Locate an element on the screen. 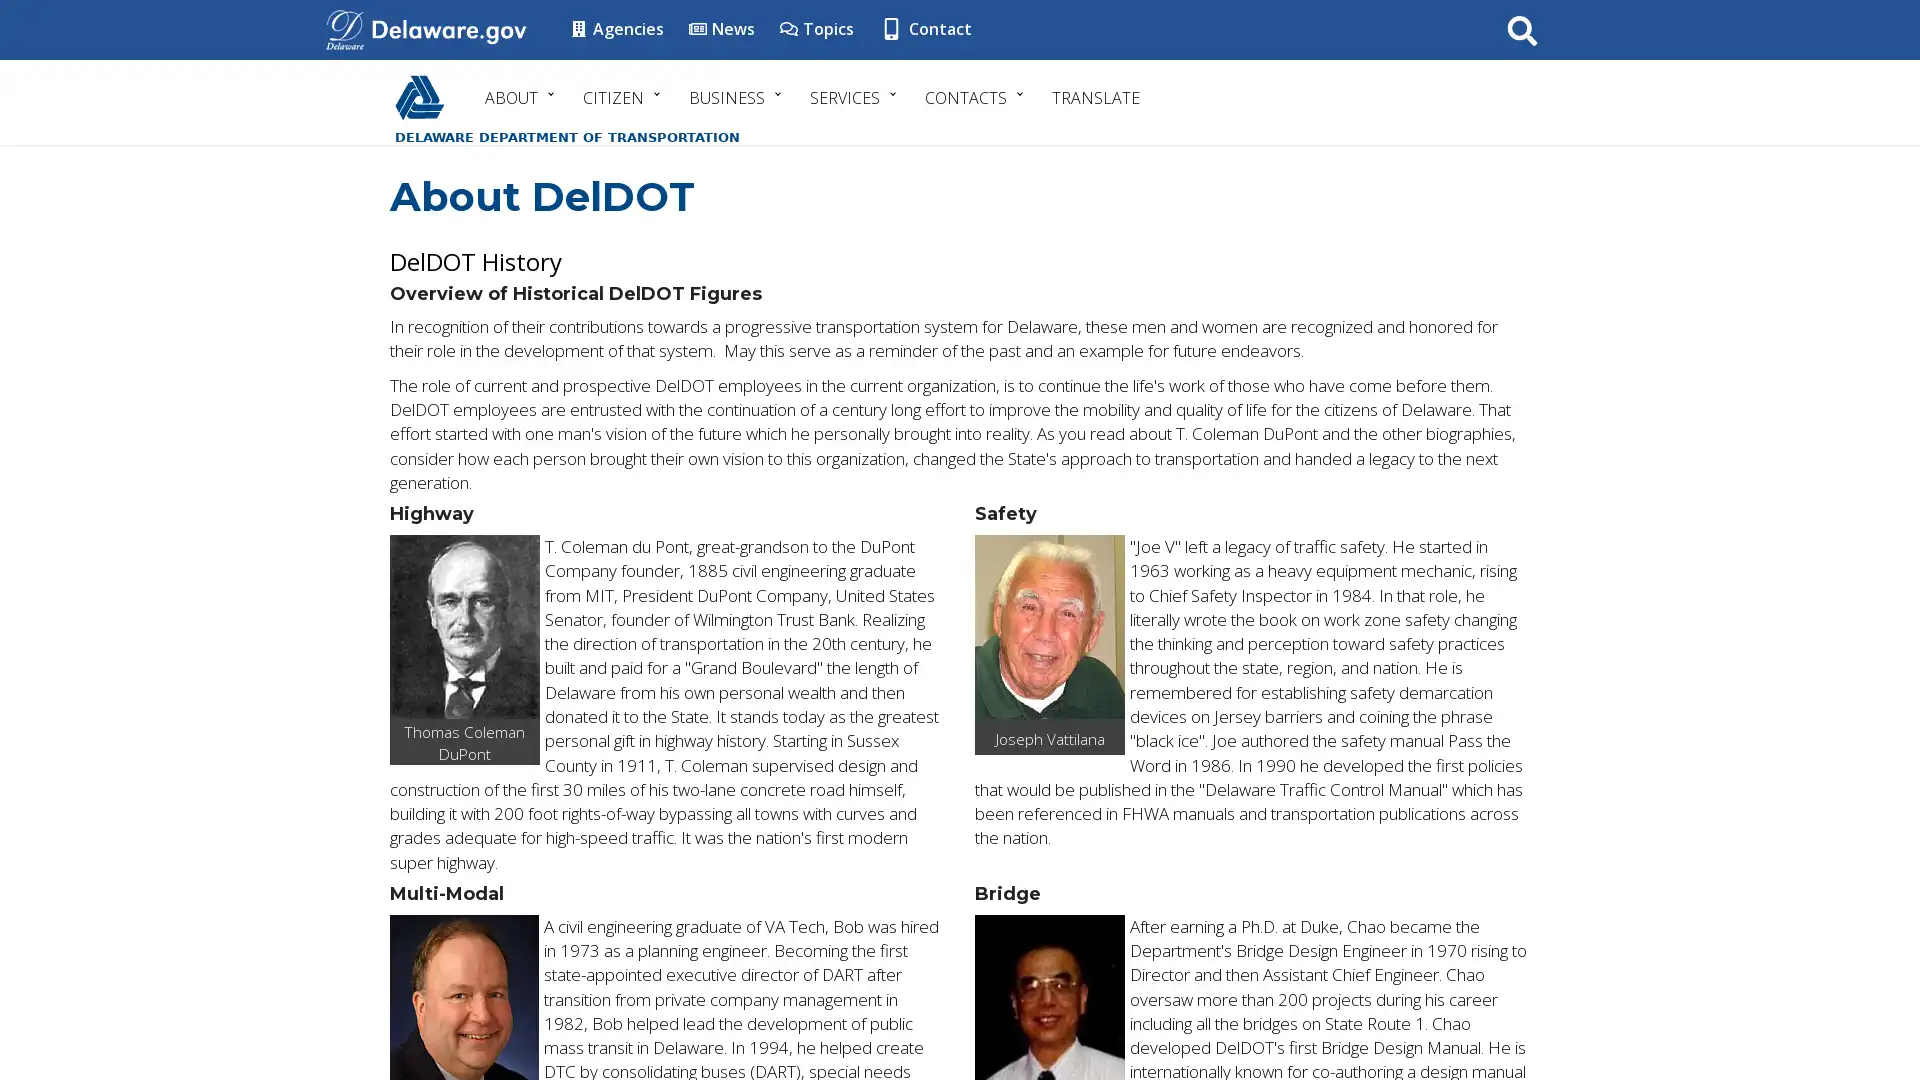 This screenshot has width=1920, height=1080. Search is located at coordinates (1521, 29).